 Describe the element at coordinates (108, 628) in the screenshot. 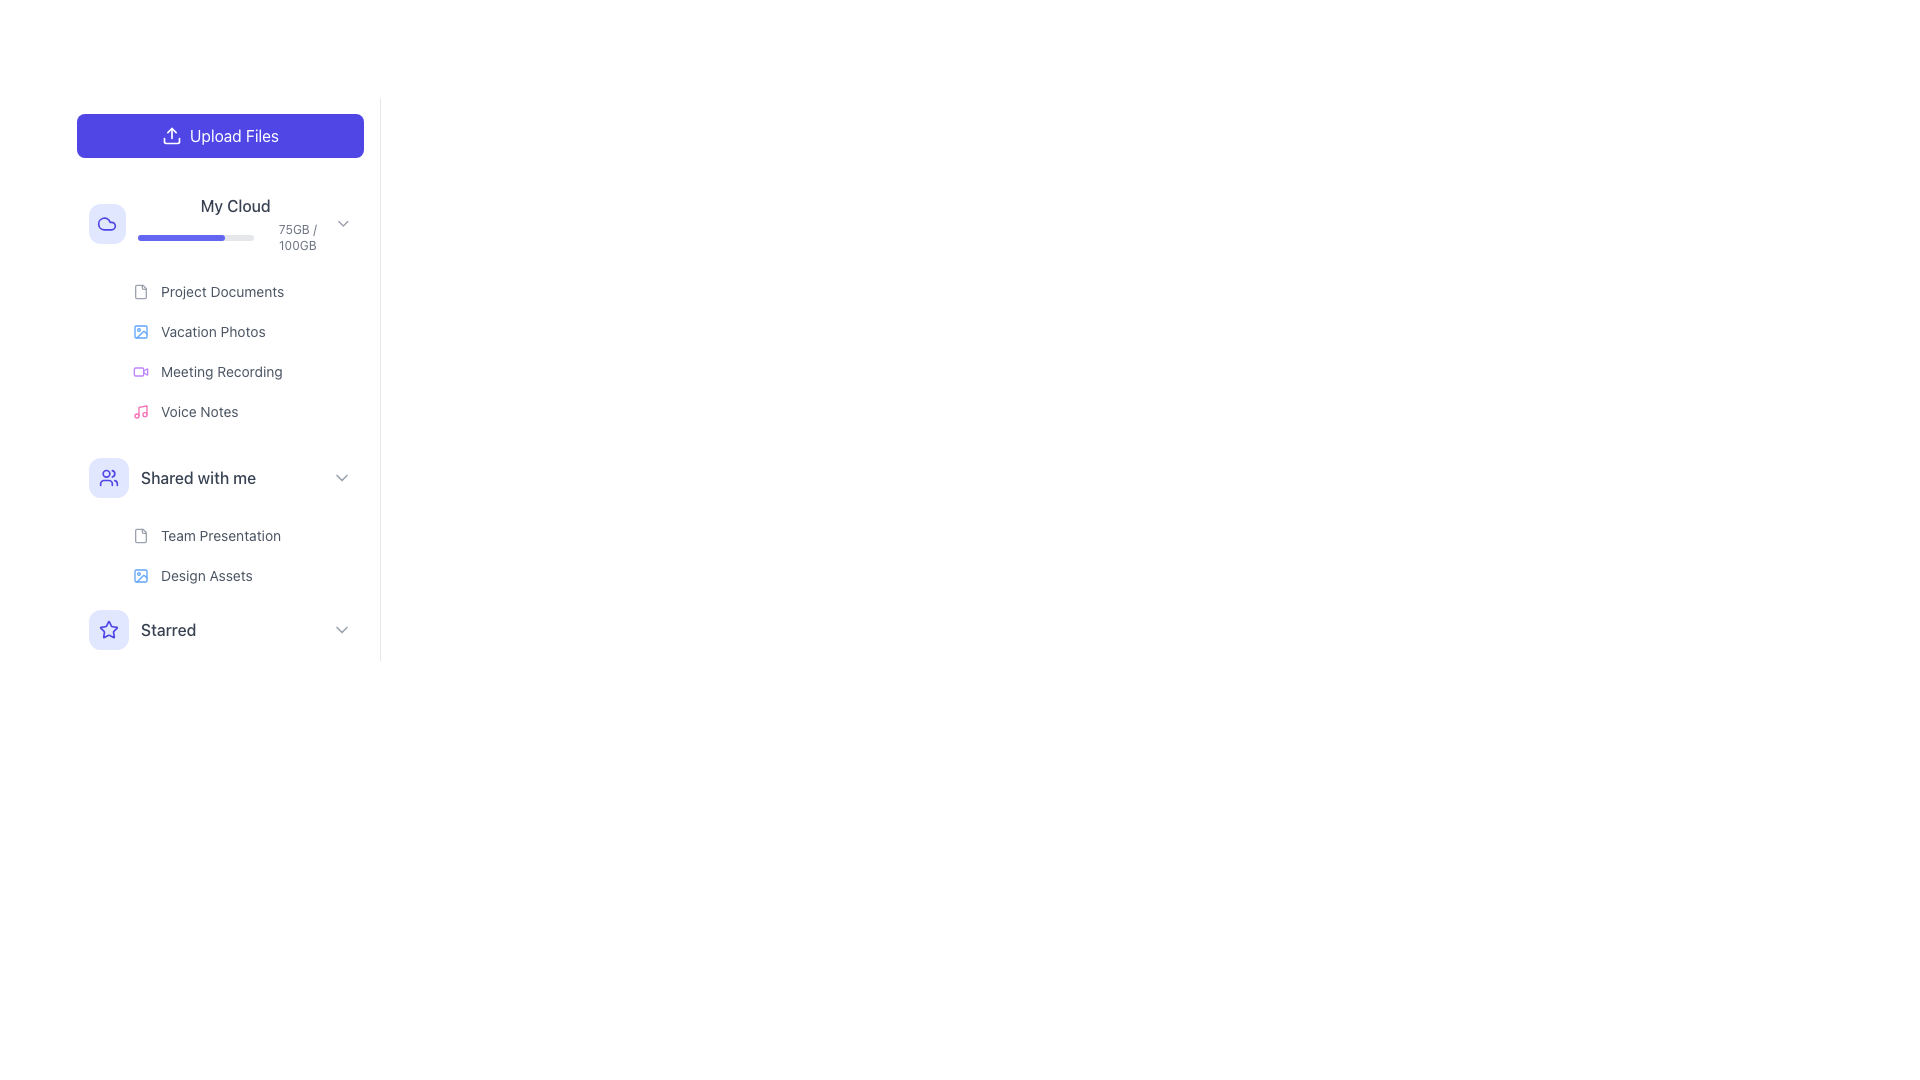

I see `the icon button featuring a star design, which is positioned to the left of the 'Starred' text label in the menu sidebar` at that location.